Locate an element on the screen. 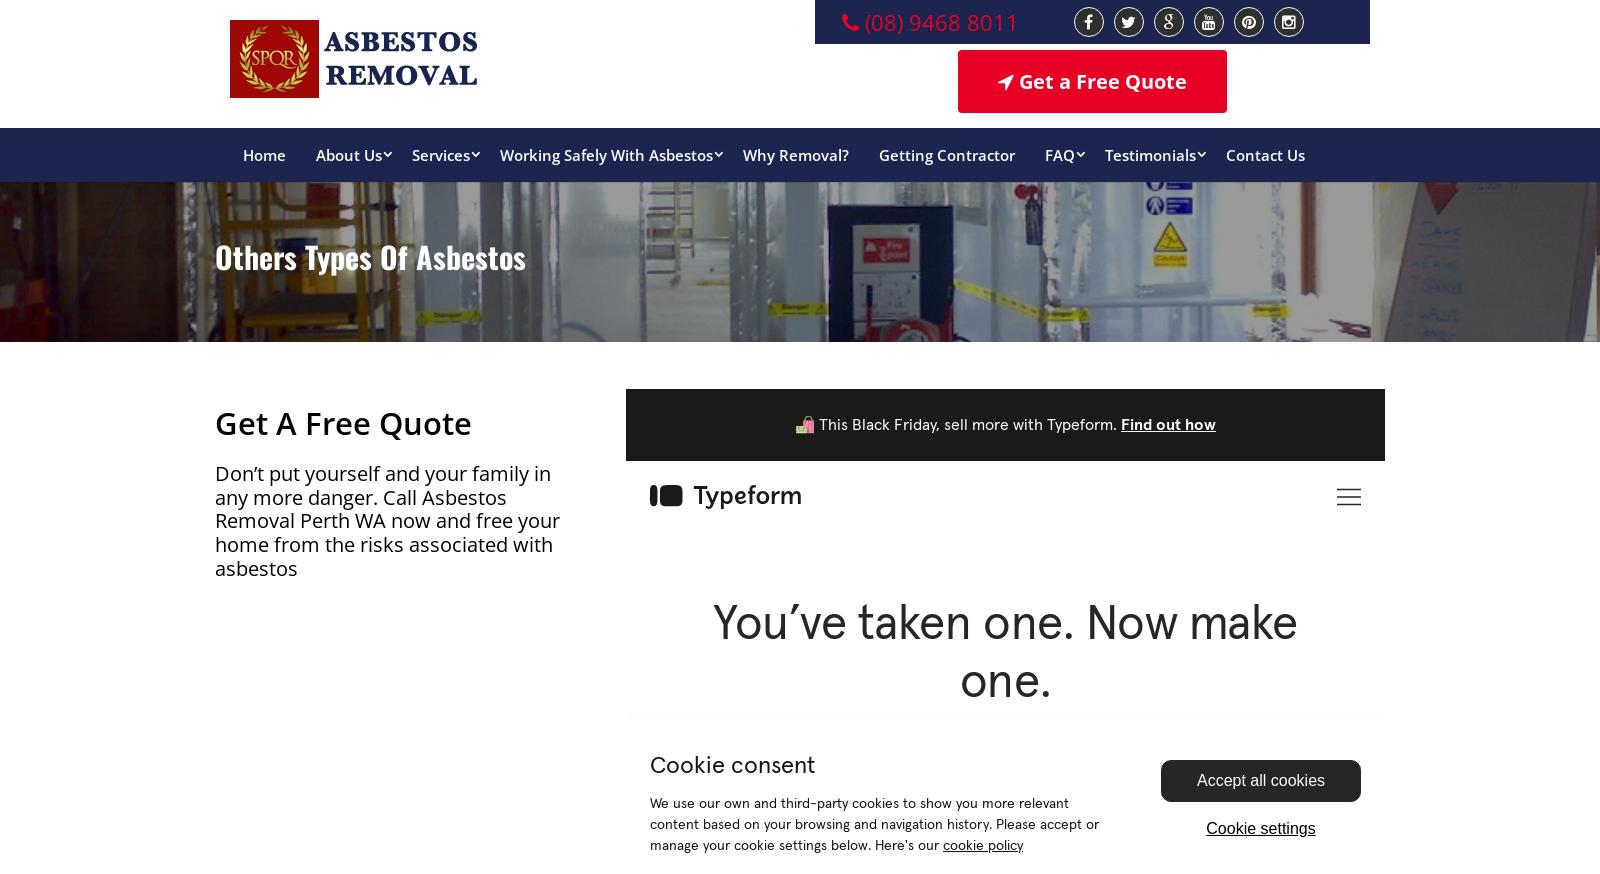 This screenshot has height=874, width=1600. 'Asbestos Fence & Shed Removal' is located at coordinates (498, 617).